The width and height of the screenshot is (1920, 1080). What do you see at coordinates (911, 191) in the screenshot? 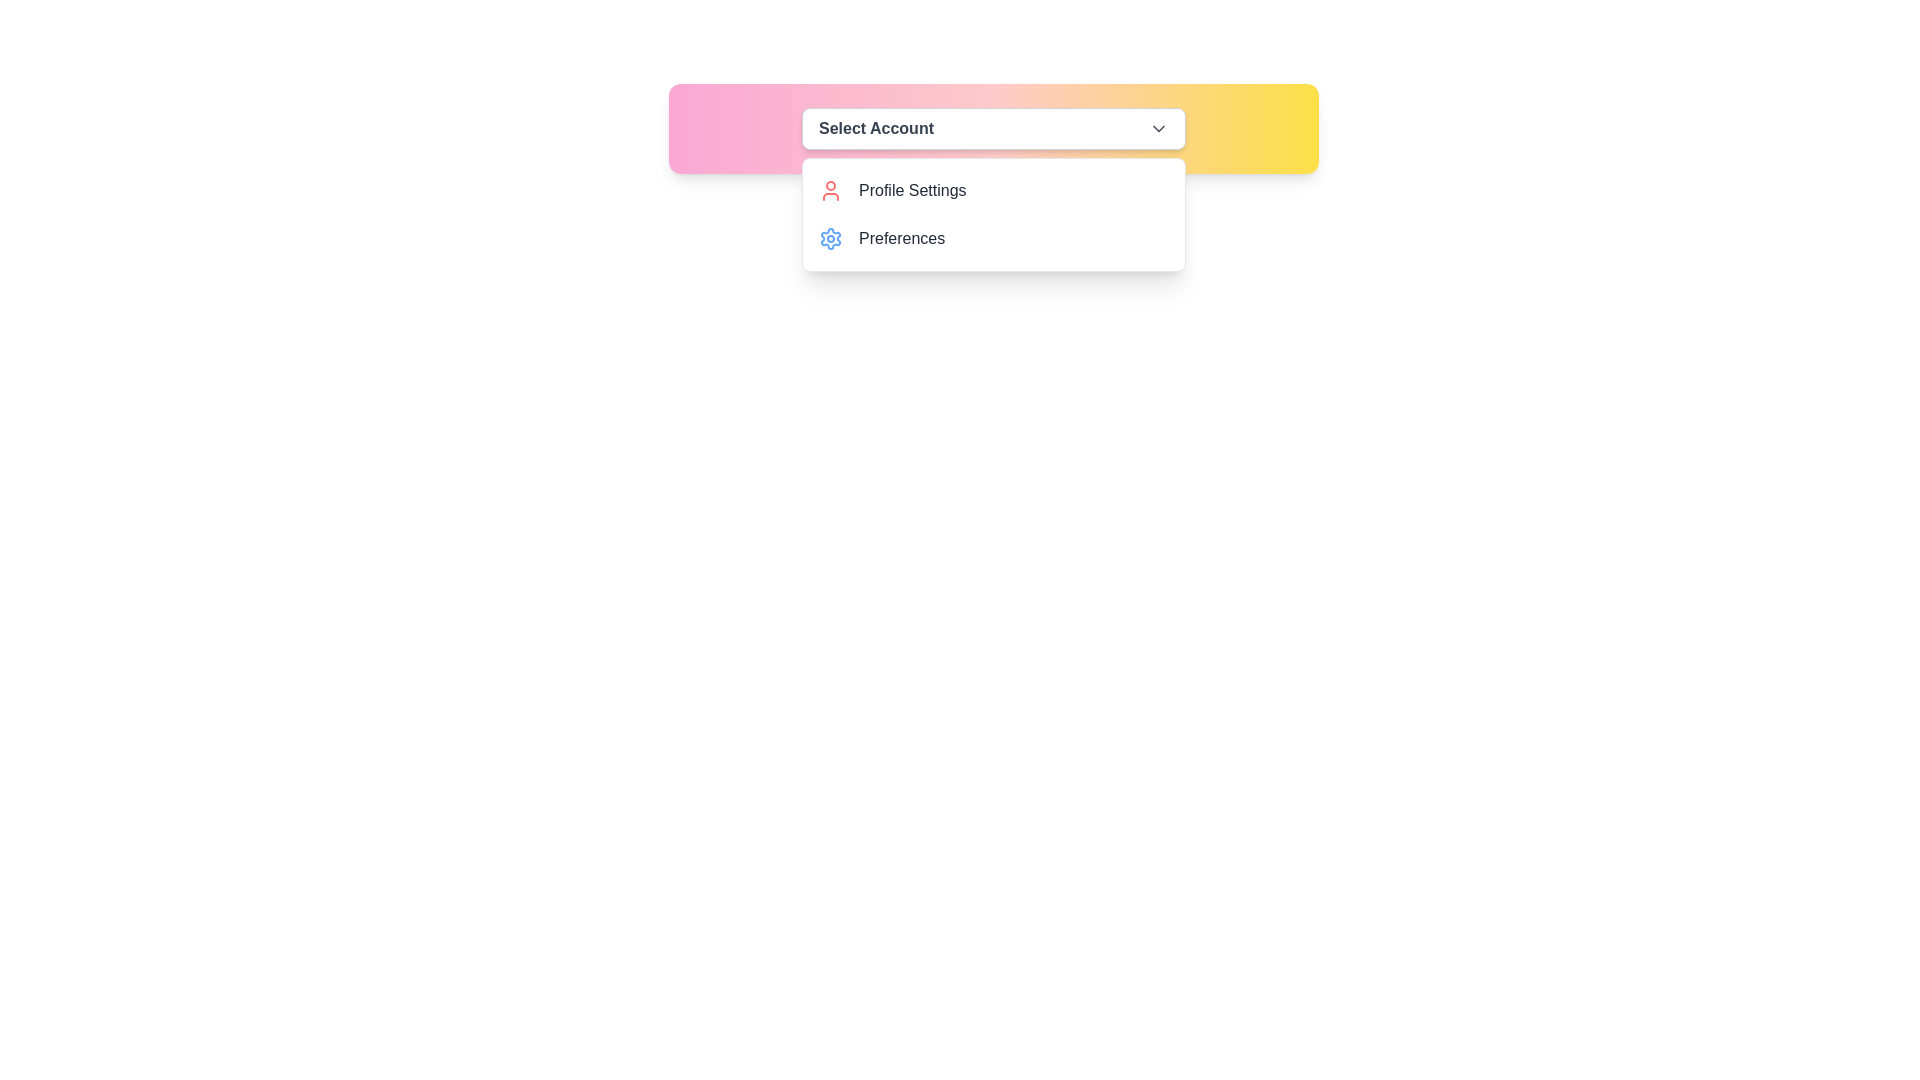
I see `contents of the 'Profile Settings' text label within the dropdown menu under 'Select Account.'` at bounding box center [911, 191].